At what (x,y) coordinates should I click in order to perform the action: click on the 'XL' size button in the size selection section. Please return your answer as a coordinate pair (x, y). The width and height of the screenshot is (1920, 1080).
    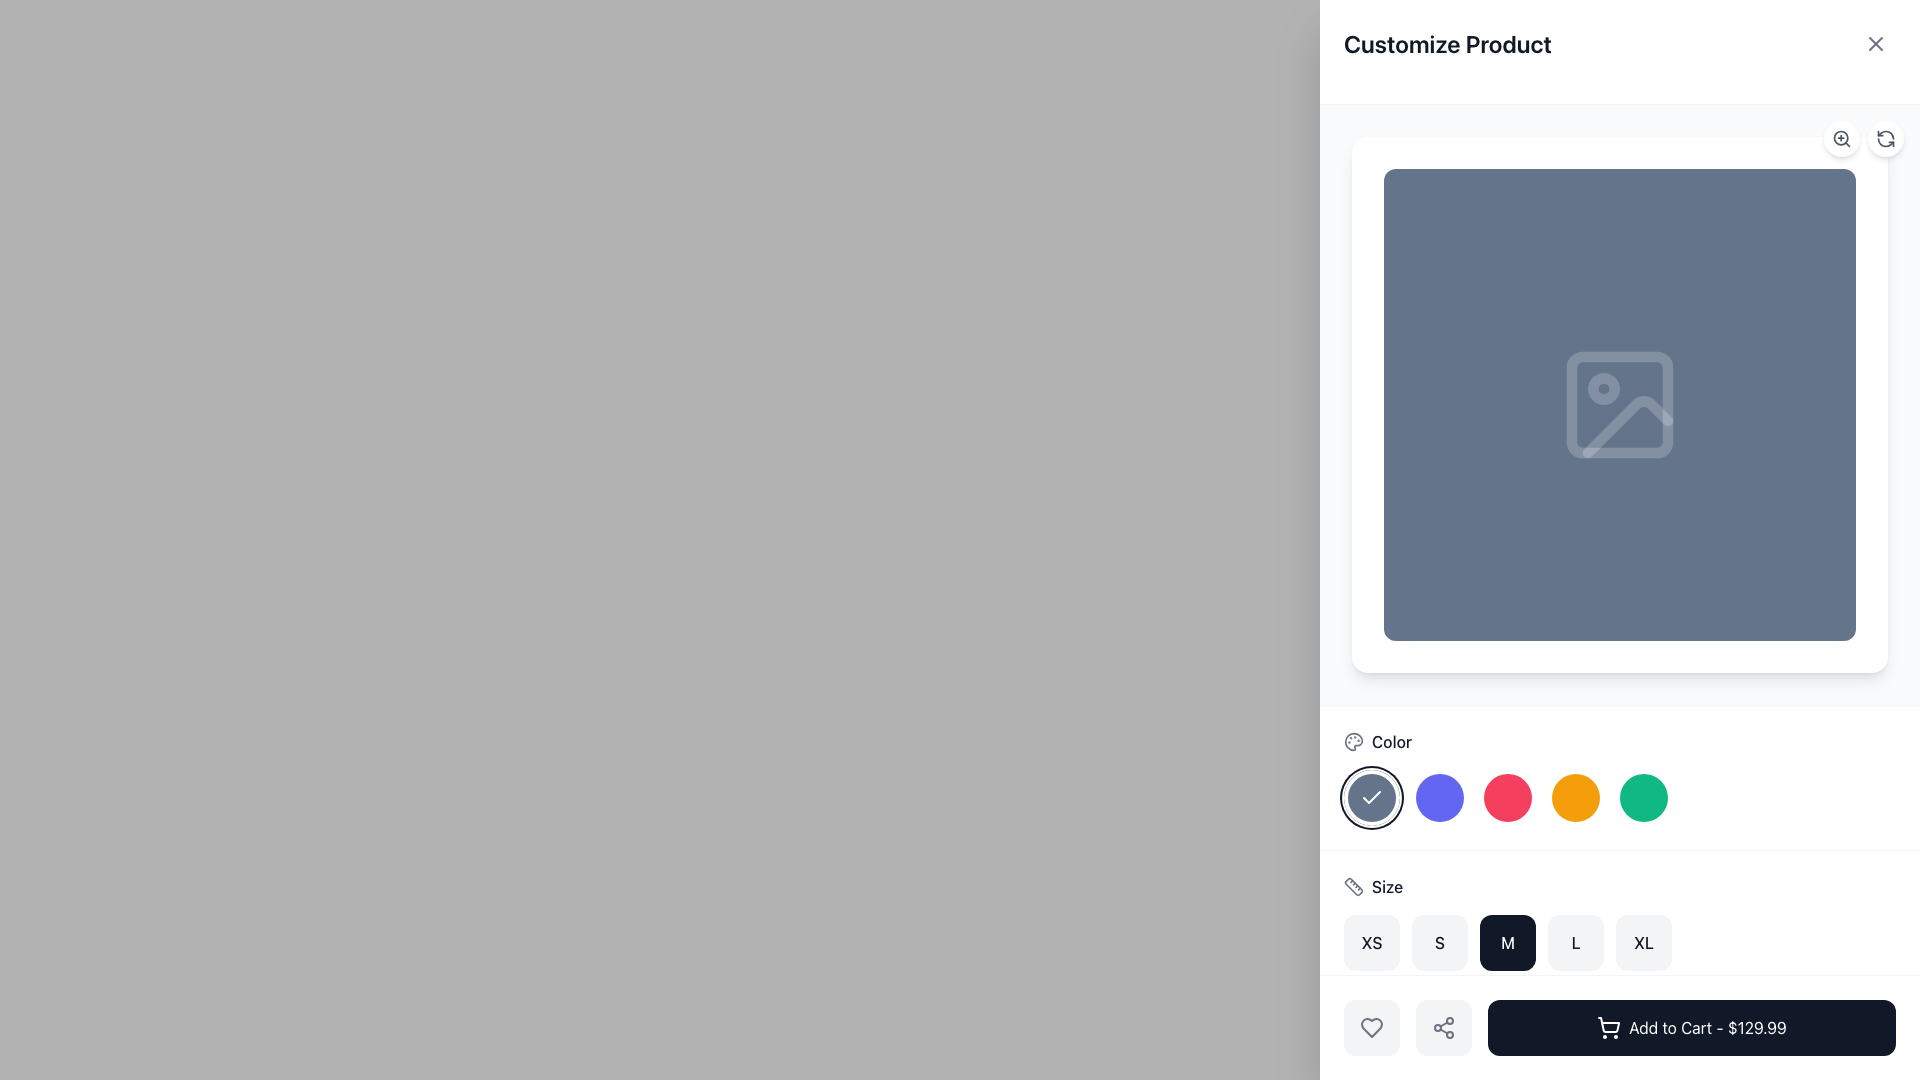
    Looking at the image, I should click on (1620, 942).